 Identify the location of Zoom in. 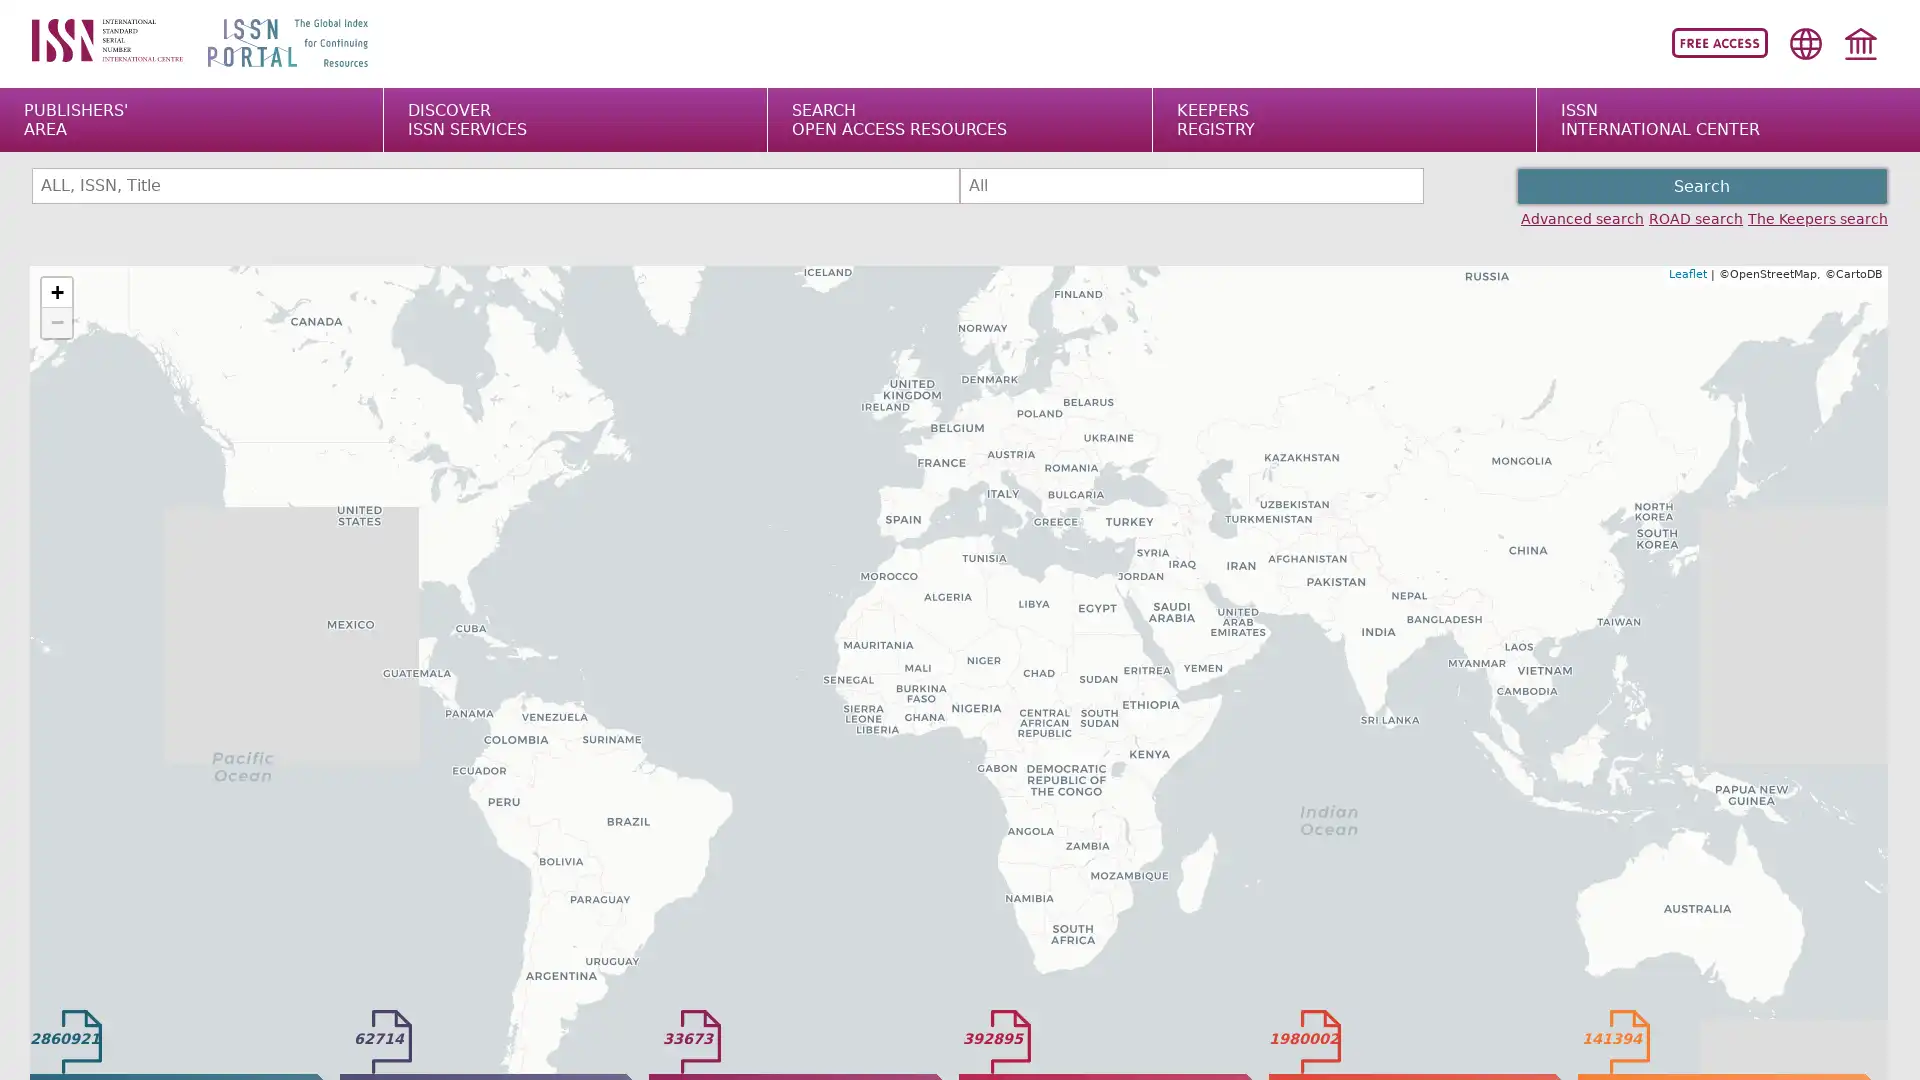
(57, 293).